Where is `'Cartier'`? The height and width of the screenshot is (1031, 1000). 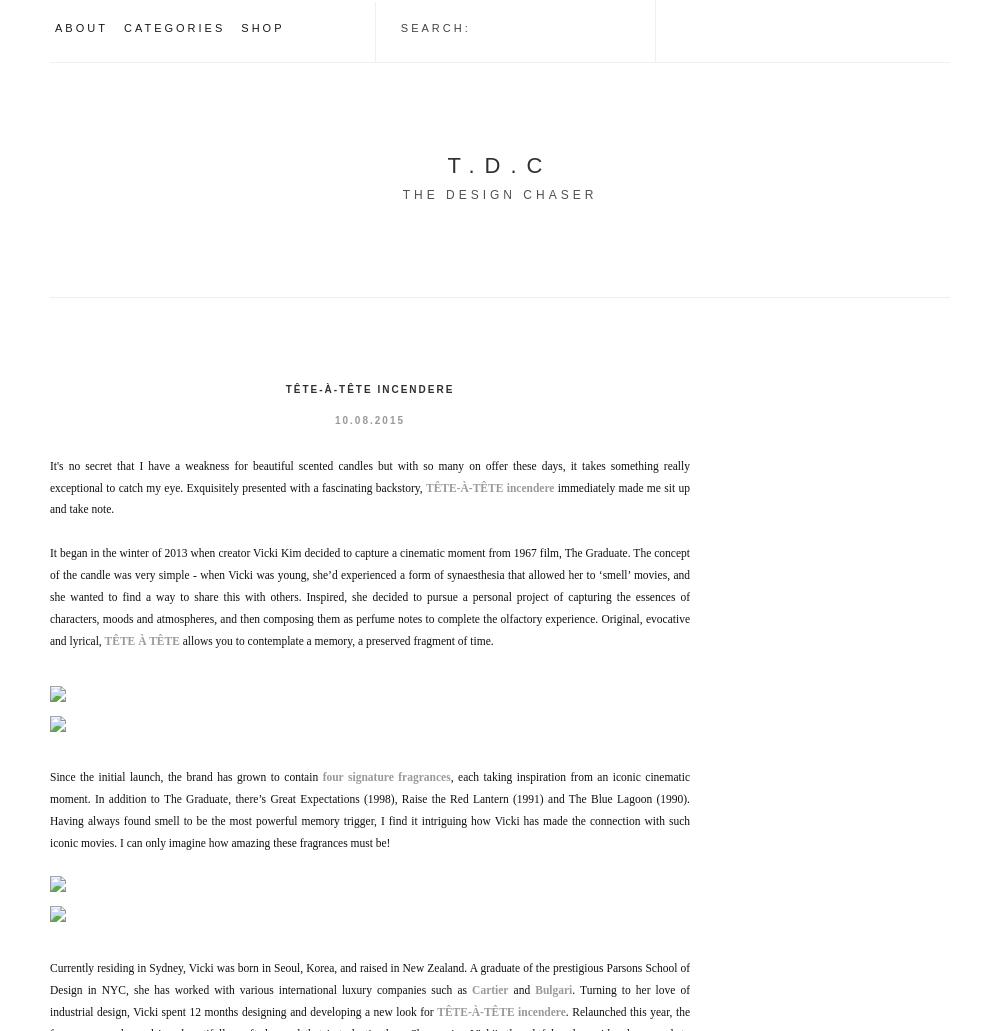 'Cartier' is located at coordinates (489, 988).